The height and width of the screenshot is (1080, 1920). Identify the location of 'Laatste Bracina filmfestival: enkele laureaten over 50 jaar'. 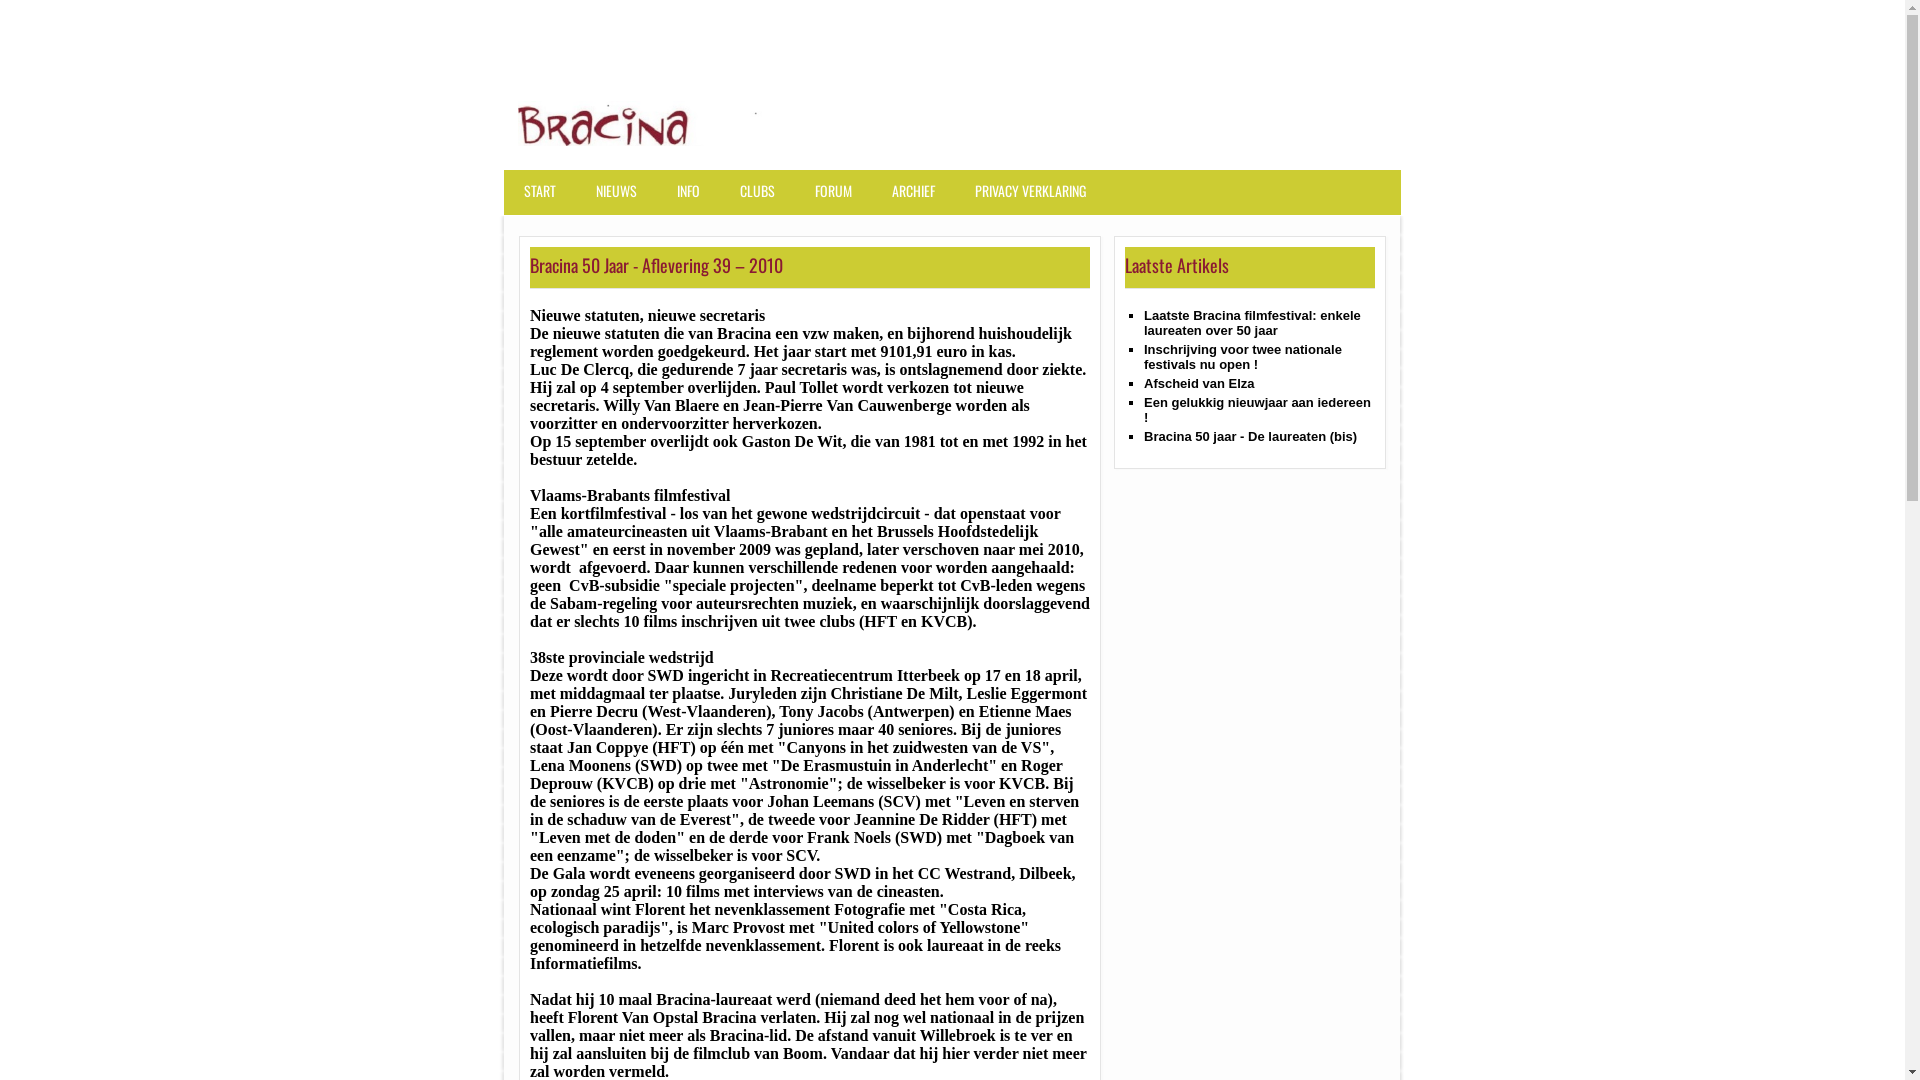
(1251, 322).